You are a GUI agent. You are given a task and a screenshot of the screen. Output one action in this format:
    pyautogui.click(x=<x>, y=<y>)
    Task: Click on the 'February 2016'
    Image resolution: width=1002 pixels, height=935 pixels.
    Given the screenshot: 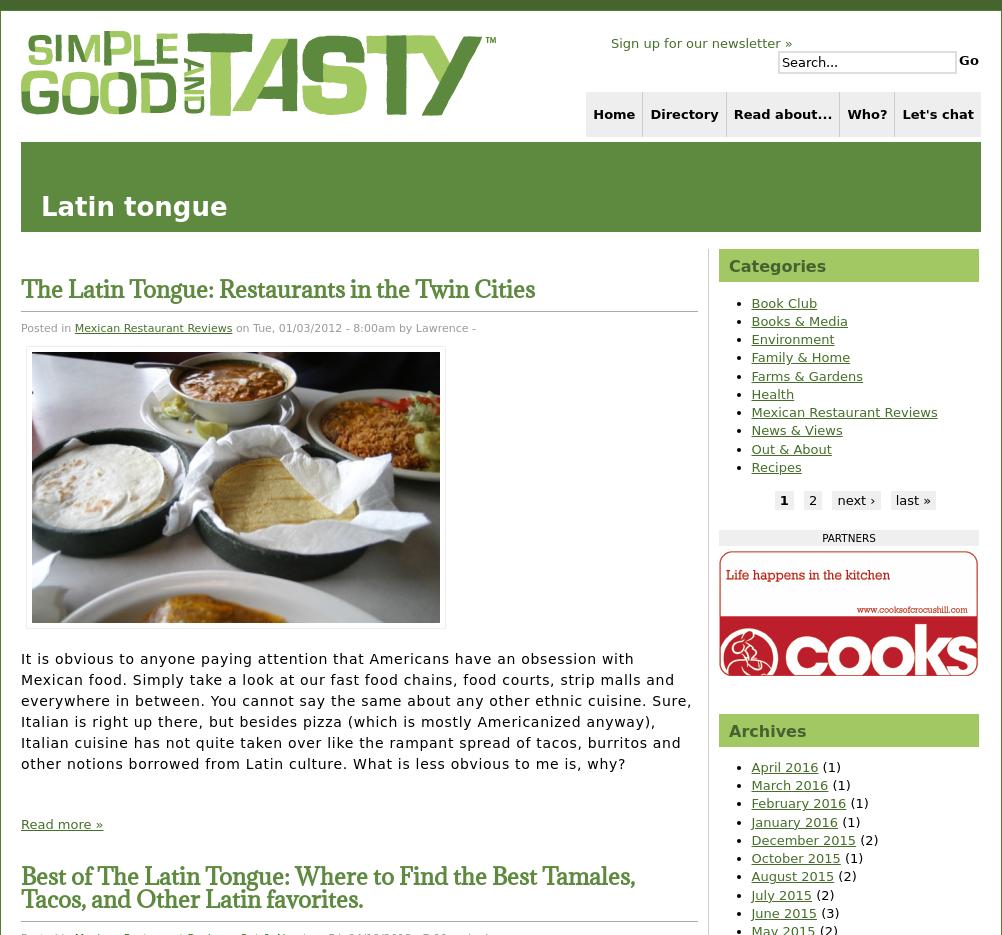 What is the action you would take?
    pyautogui.click(x=797, y=802)
    